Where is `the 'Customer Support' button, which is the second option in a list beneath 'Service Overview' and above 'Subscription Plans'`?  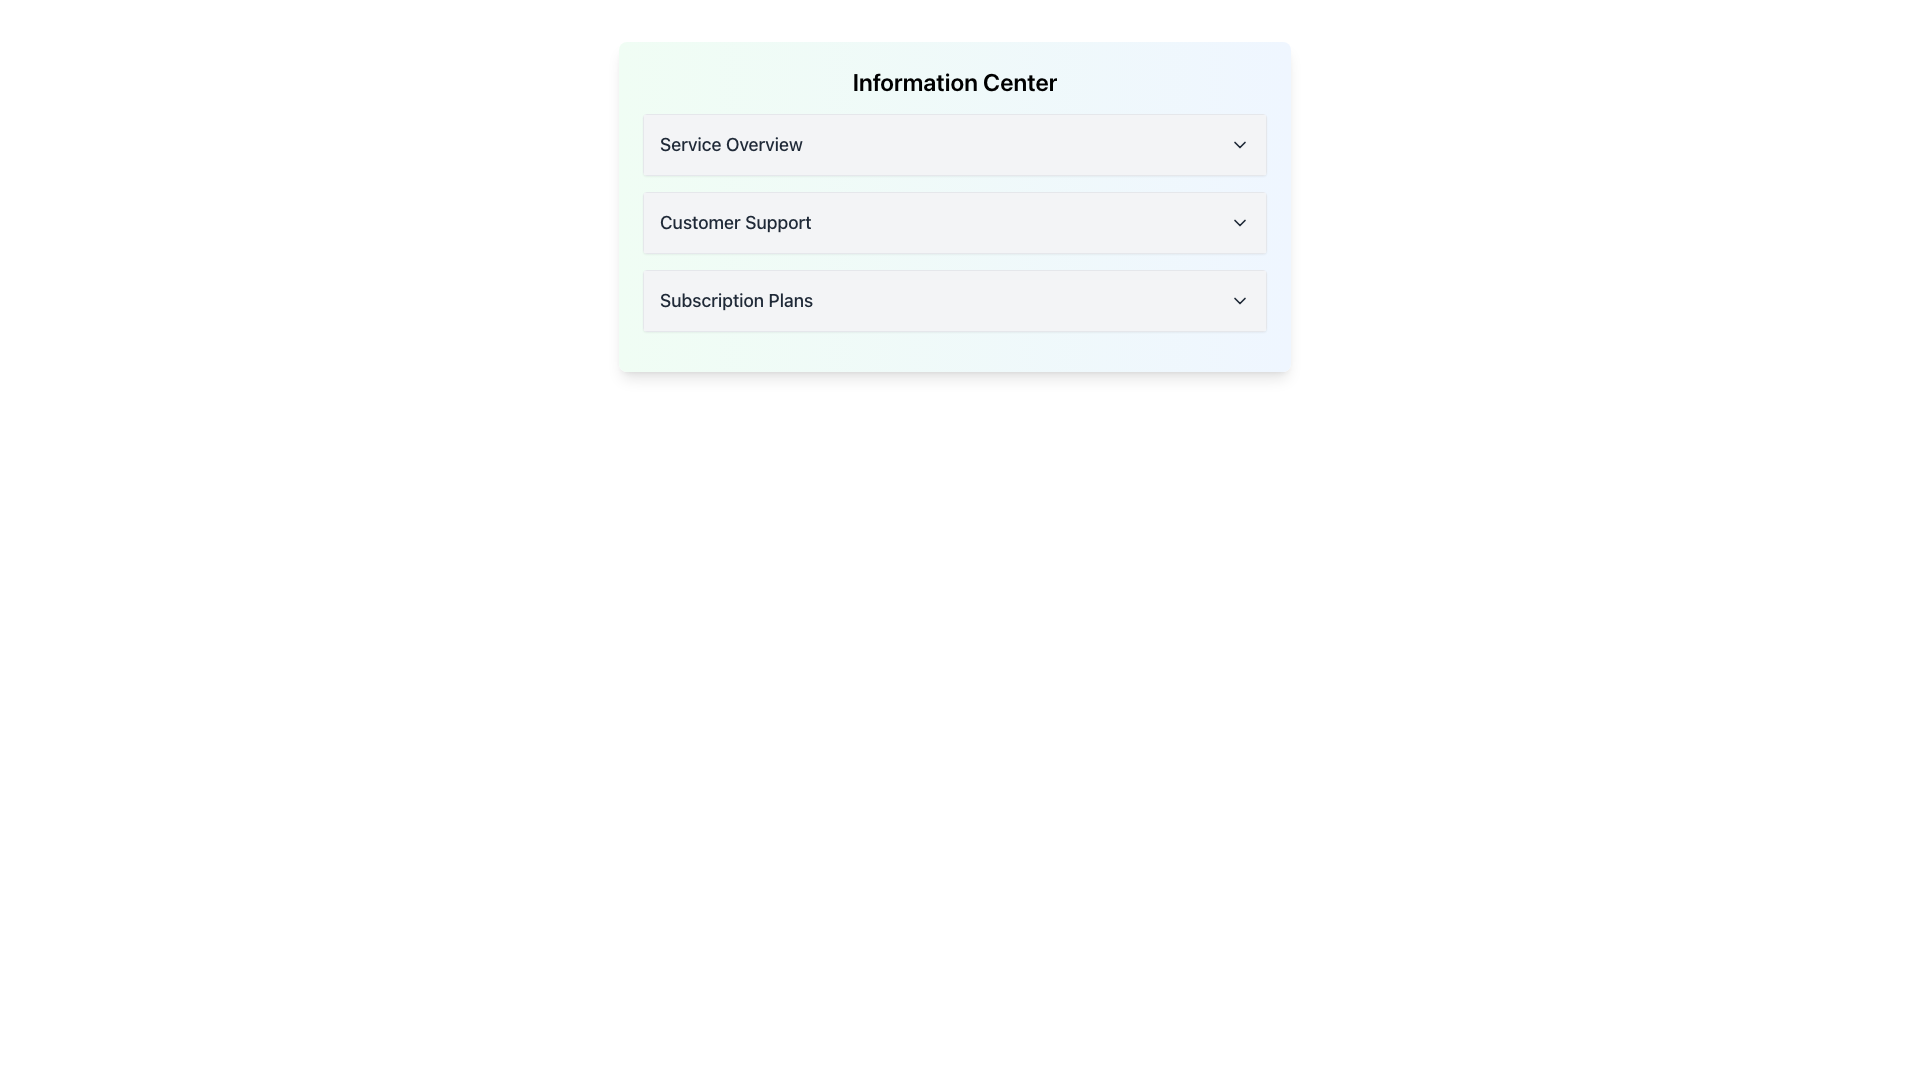
the 'Customer Support' button, which is the second option in a list beneath 'Service Overview' and above 'Subscription Plans' is located at coordinates (954, 223).